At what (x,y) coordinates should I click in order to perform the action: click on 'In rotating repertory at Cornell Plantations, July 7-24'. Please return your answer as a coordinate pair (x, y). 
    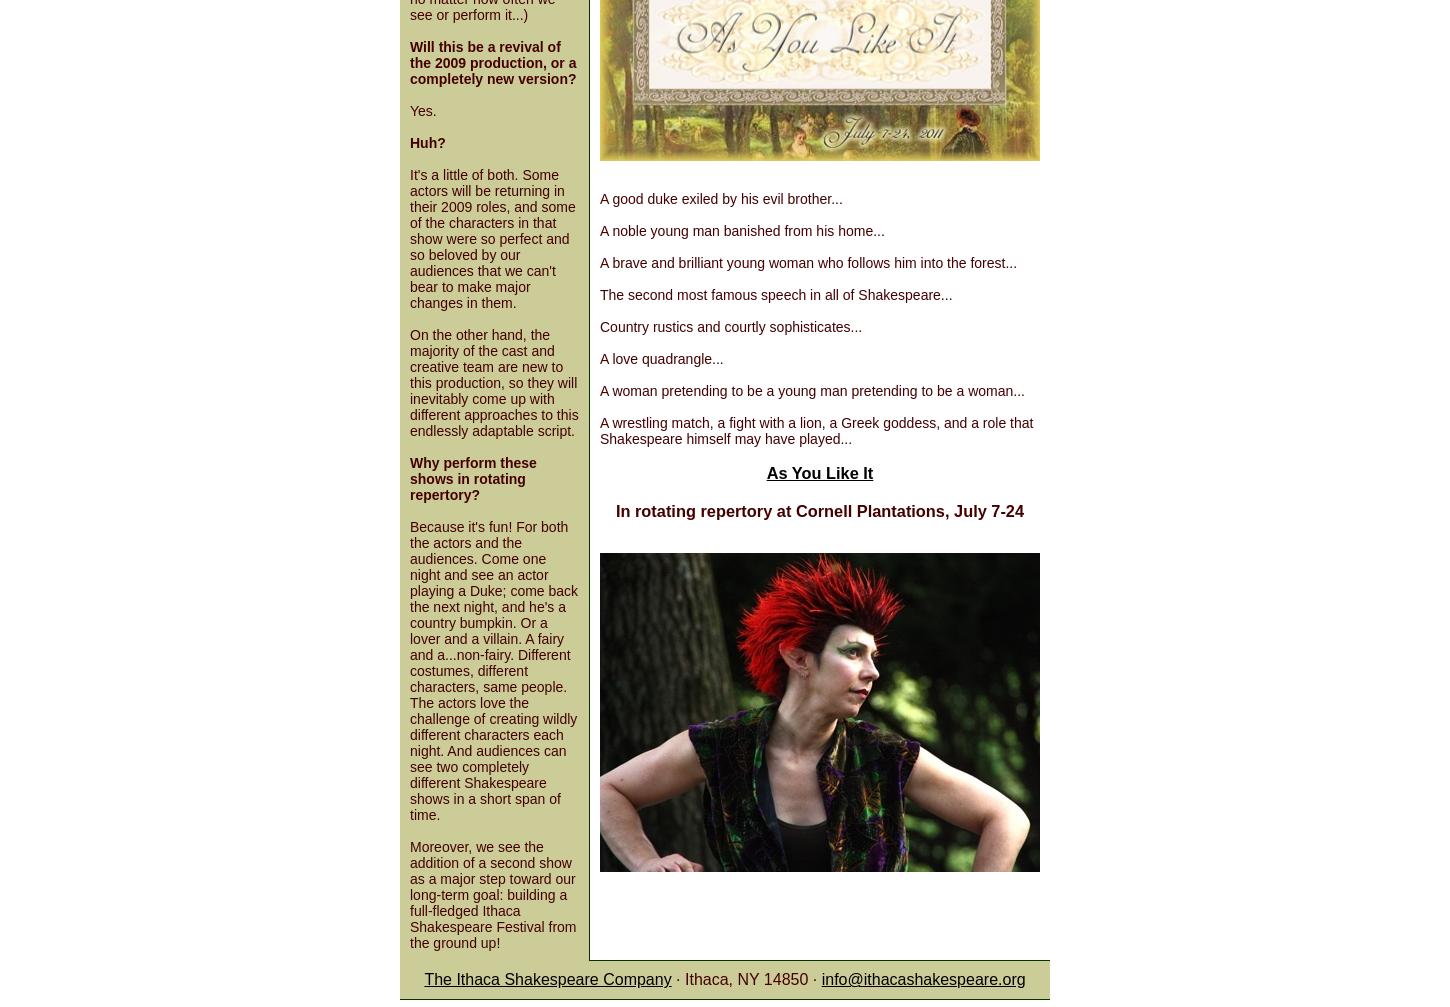
    Looking at the image, I should click on (819, 509).